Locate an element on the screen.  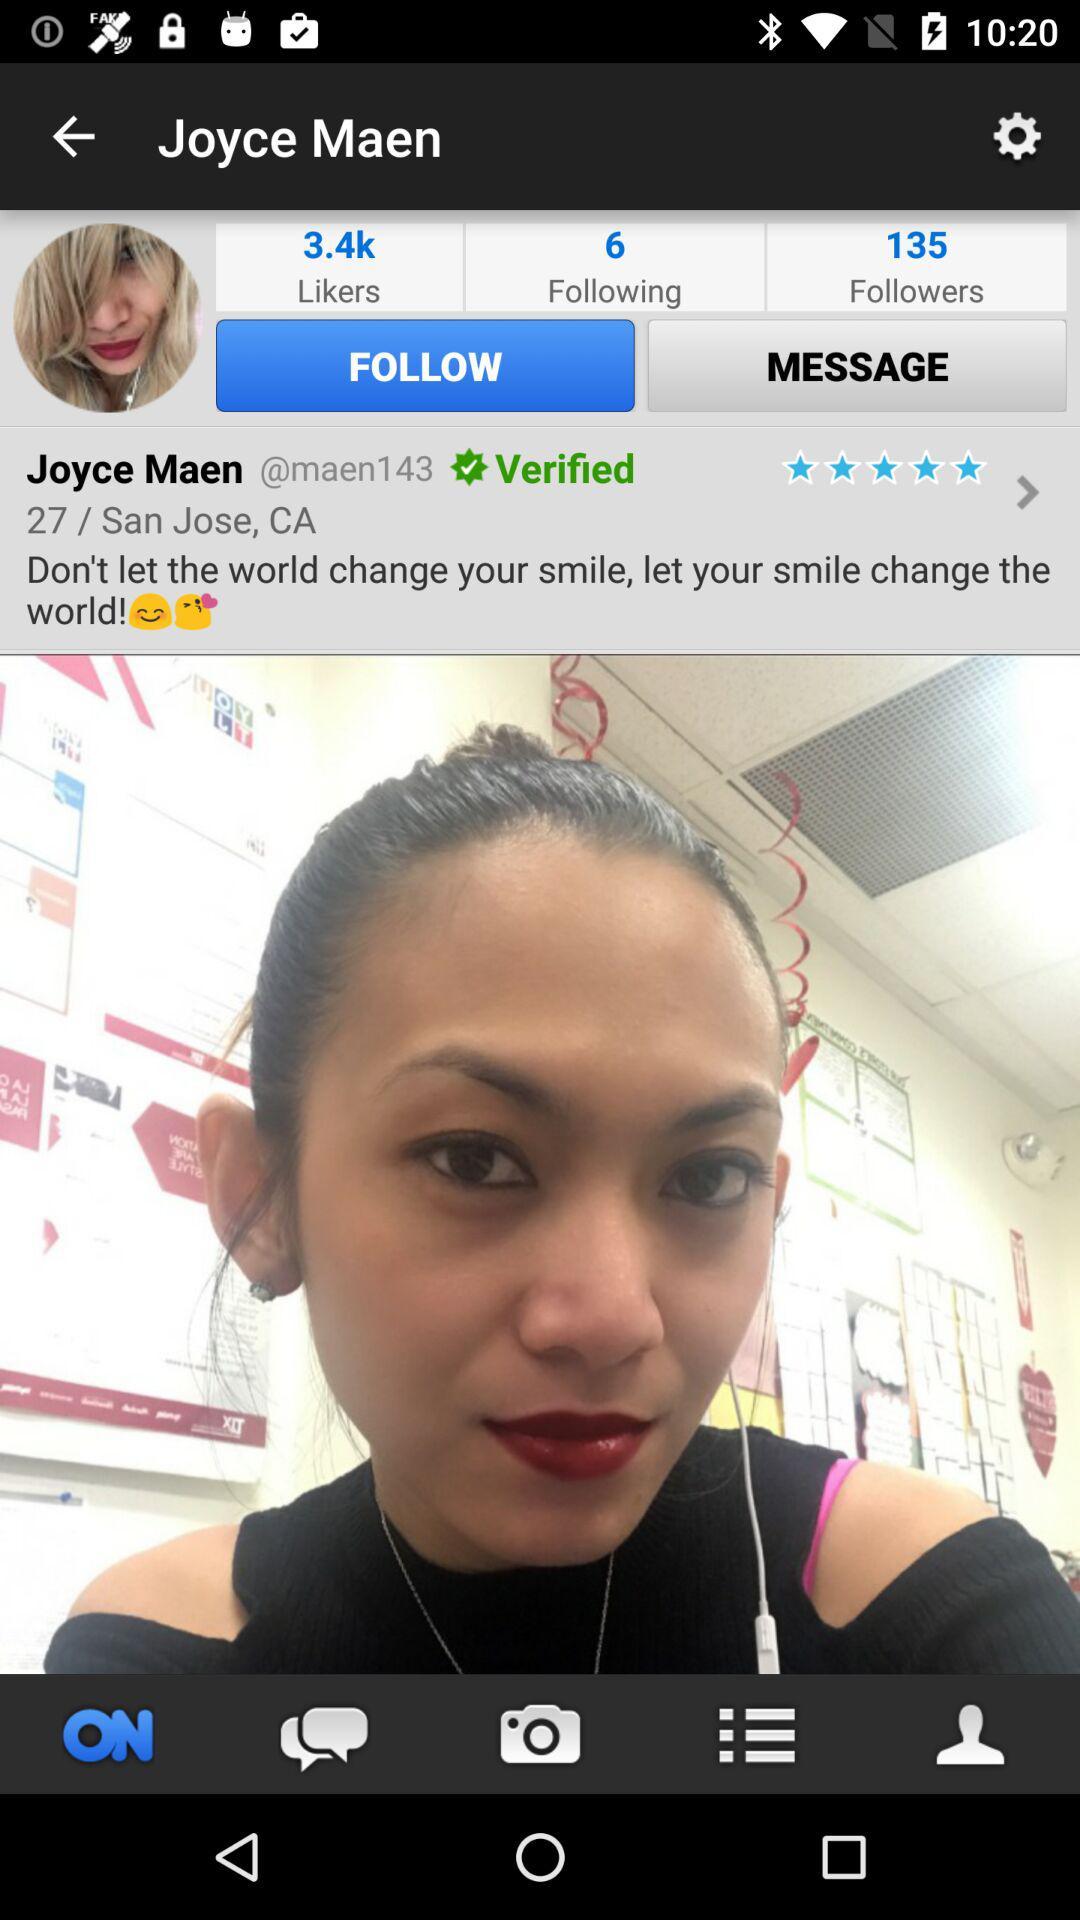
profile is located at coordinates (108, 1733).